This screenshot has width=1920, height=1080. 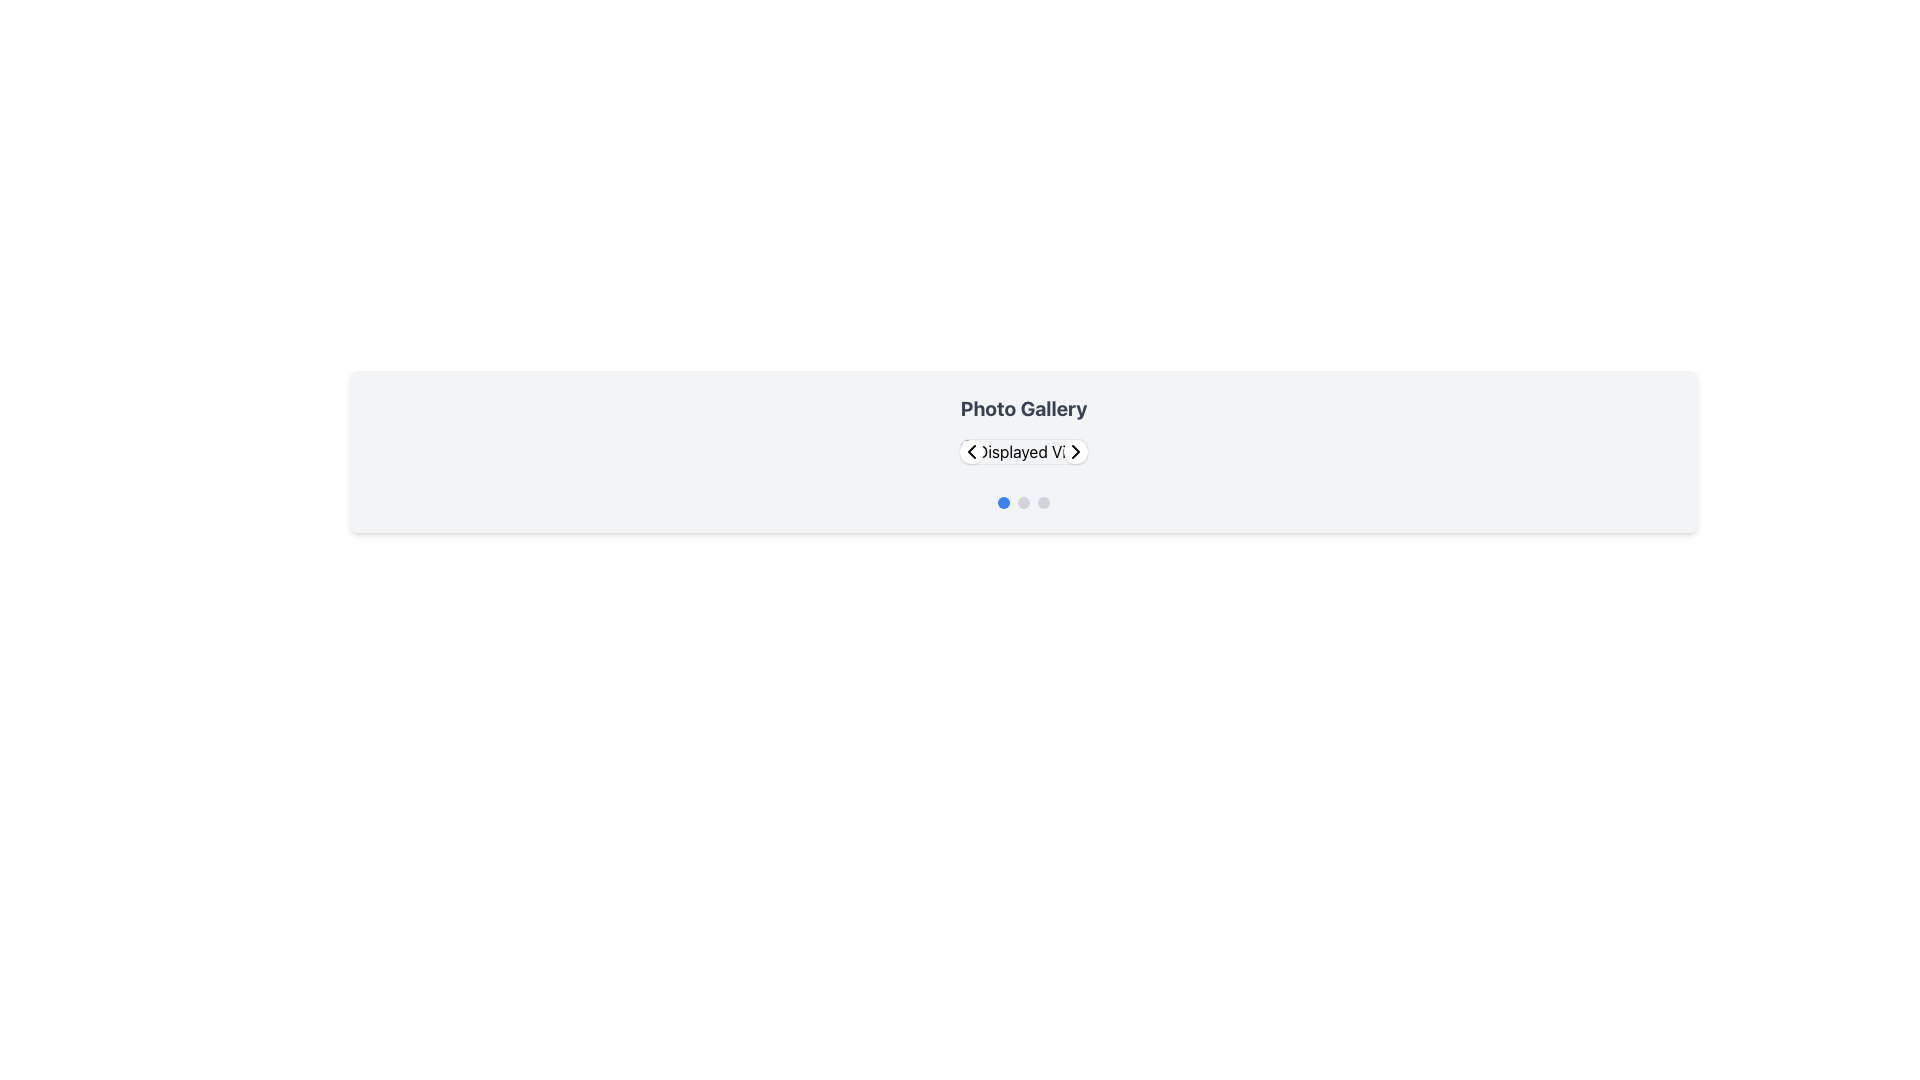 What do you see at coordinates (971, 451) in the screenshot?
I see `the navigational chevron icon on the left side of the 'Photo Gallery' label` at bounding box center [971, 451].